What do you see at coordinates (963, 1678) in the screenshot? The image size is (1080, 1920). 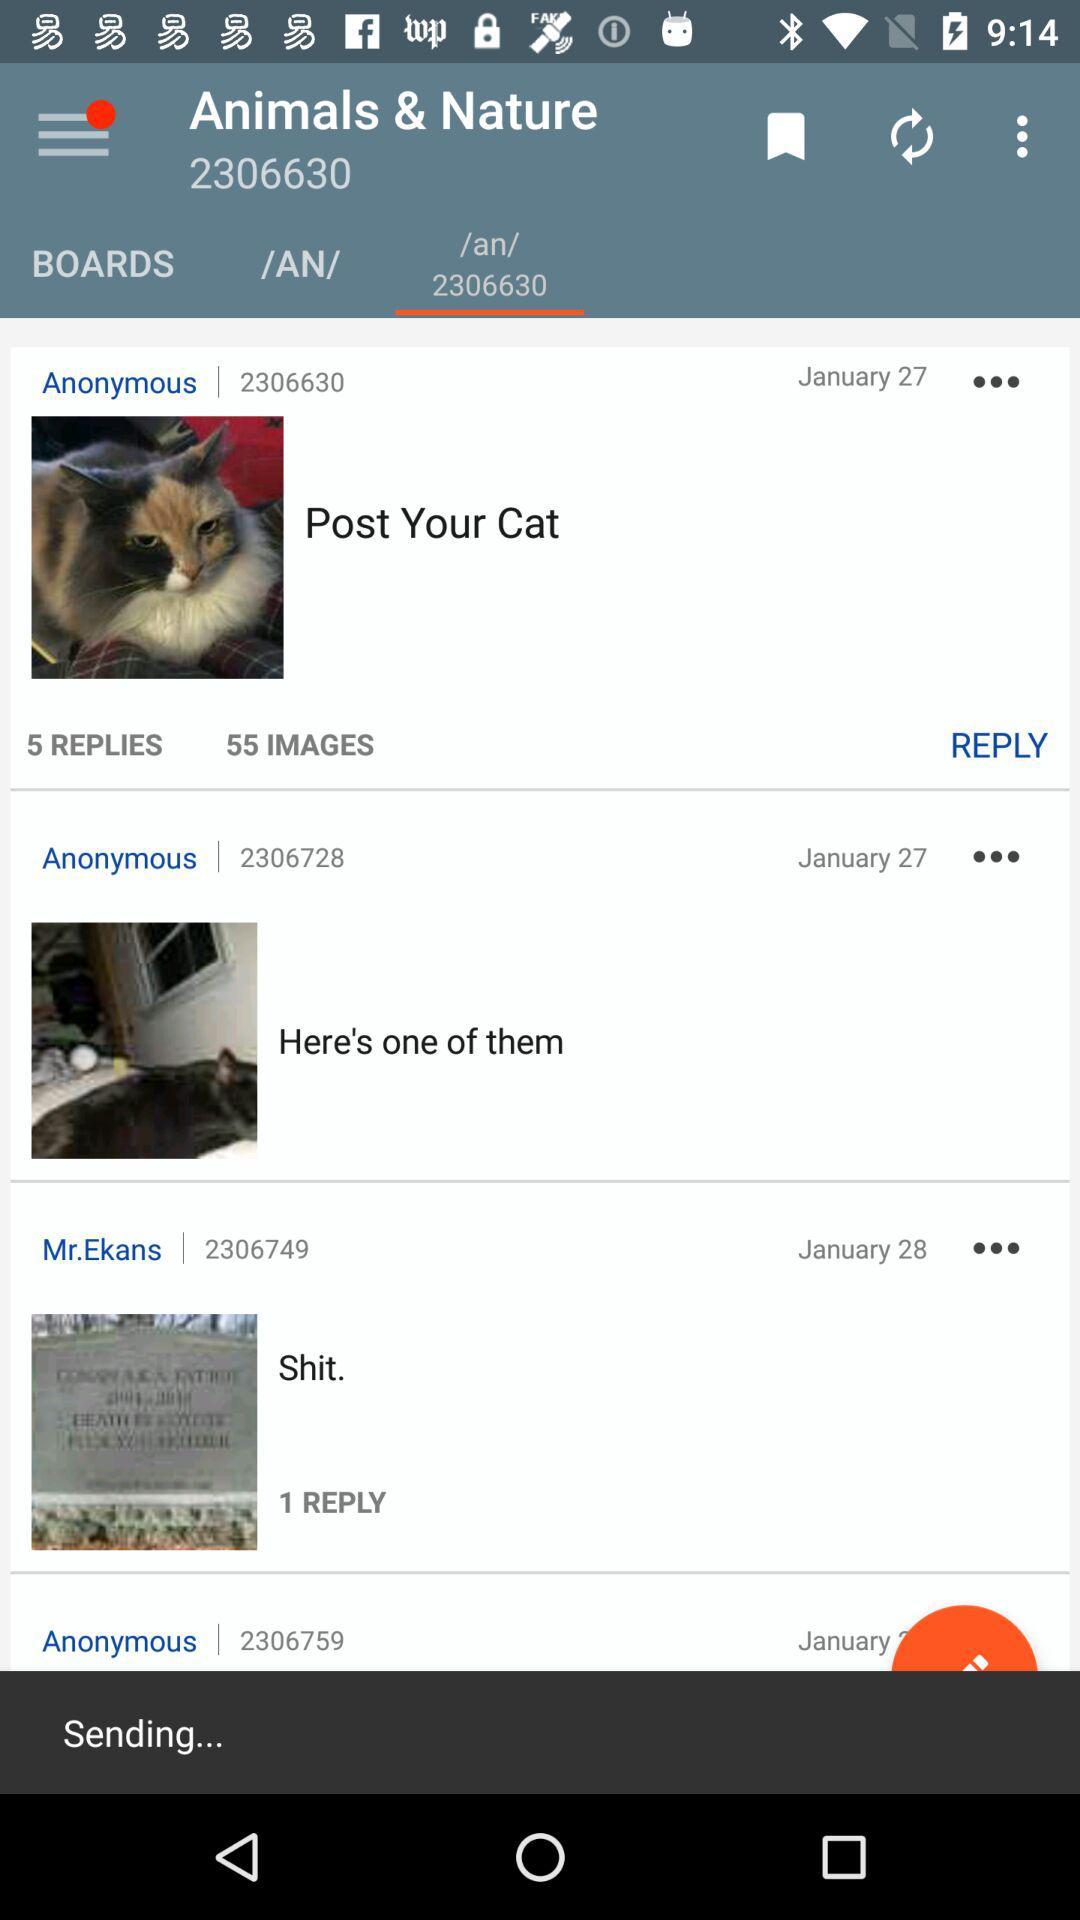 I see `the icon next to 2306759 icon` at bounding box center [963, 1678].